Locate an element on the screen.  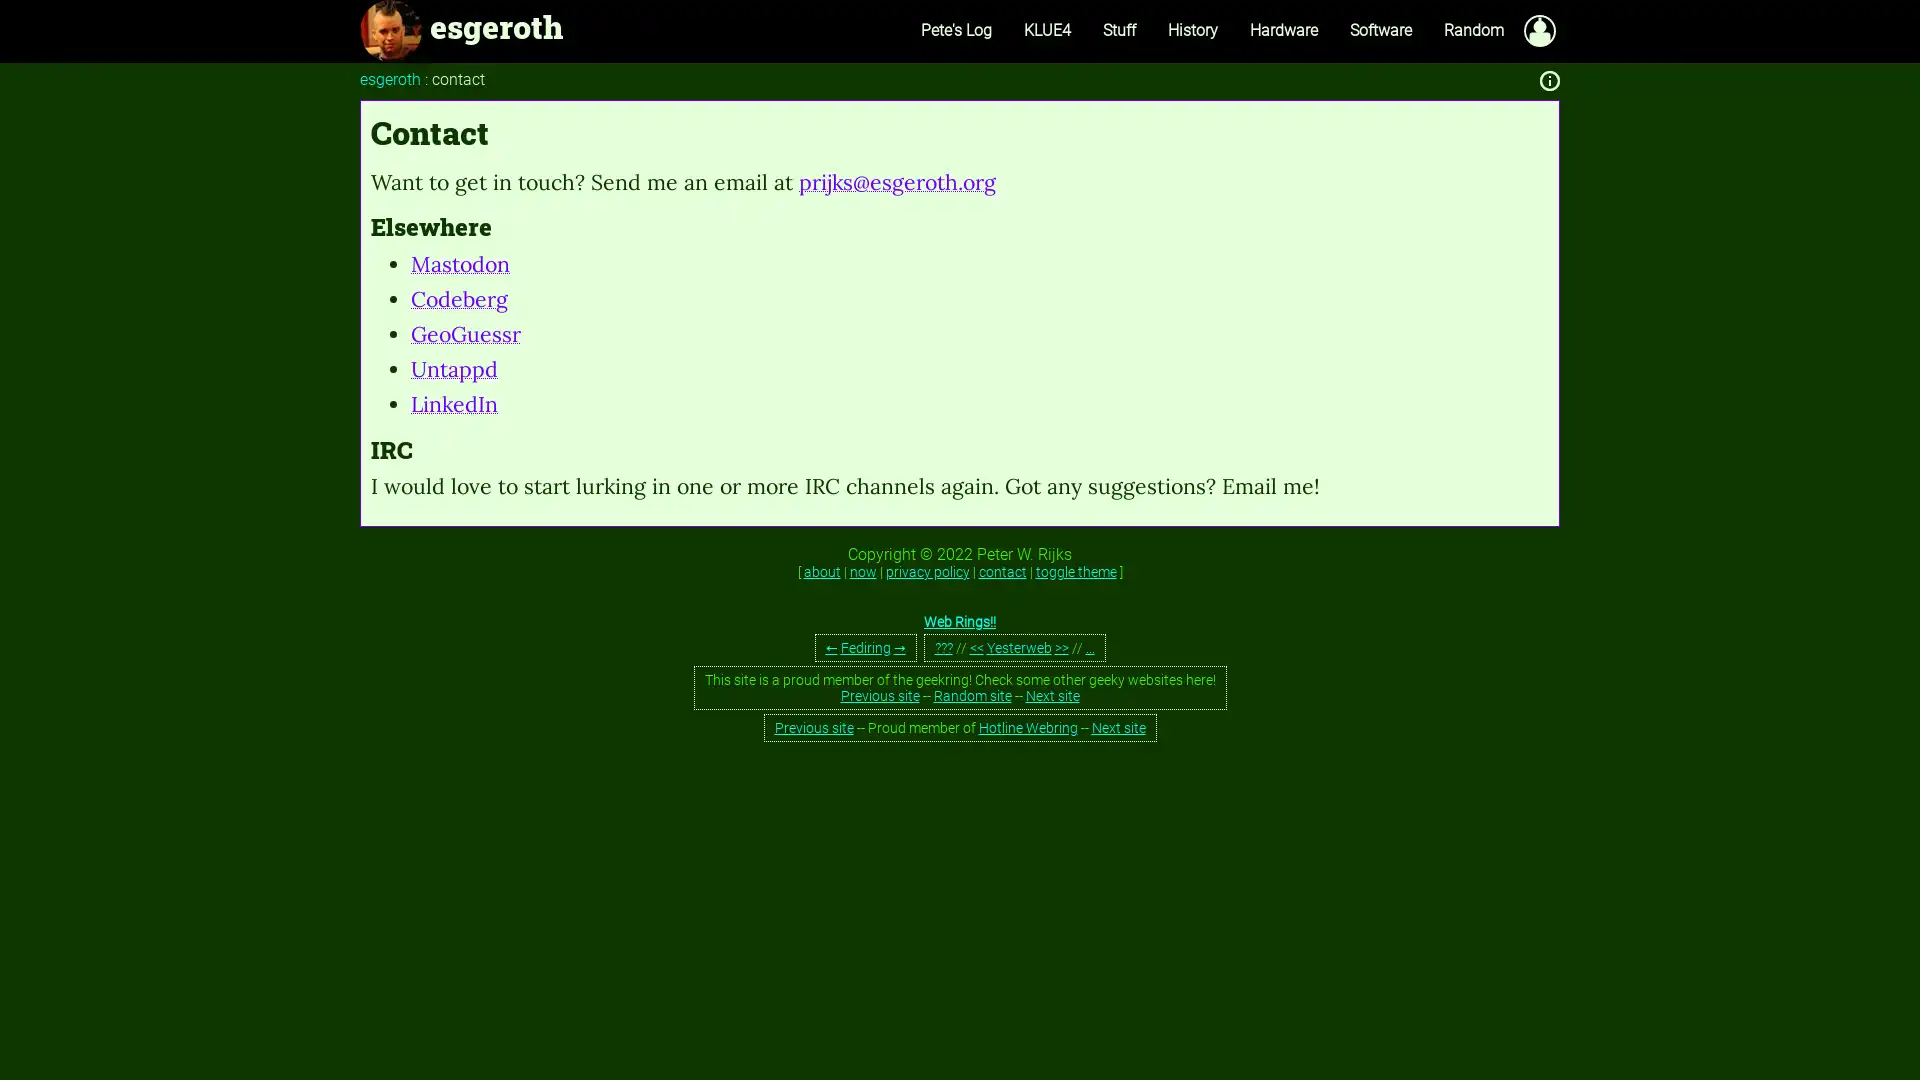
toggle theme is located at coordinates (1074, 570).